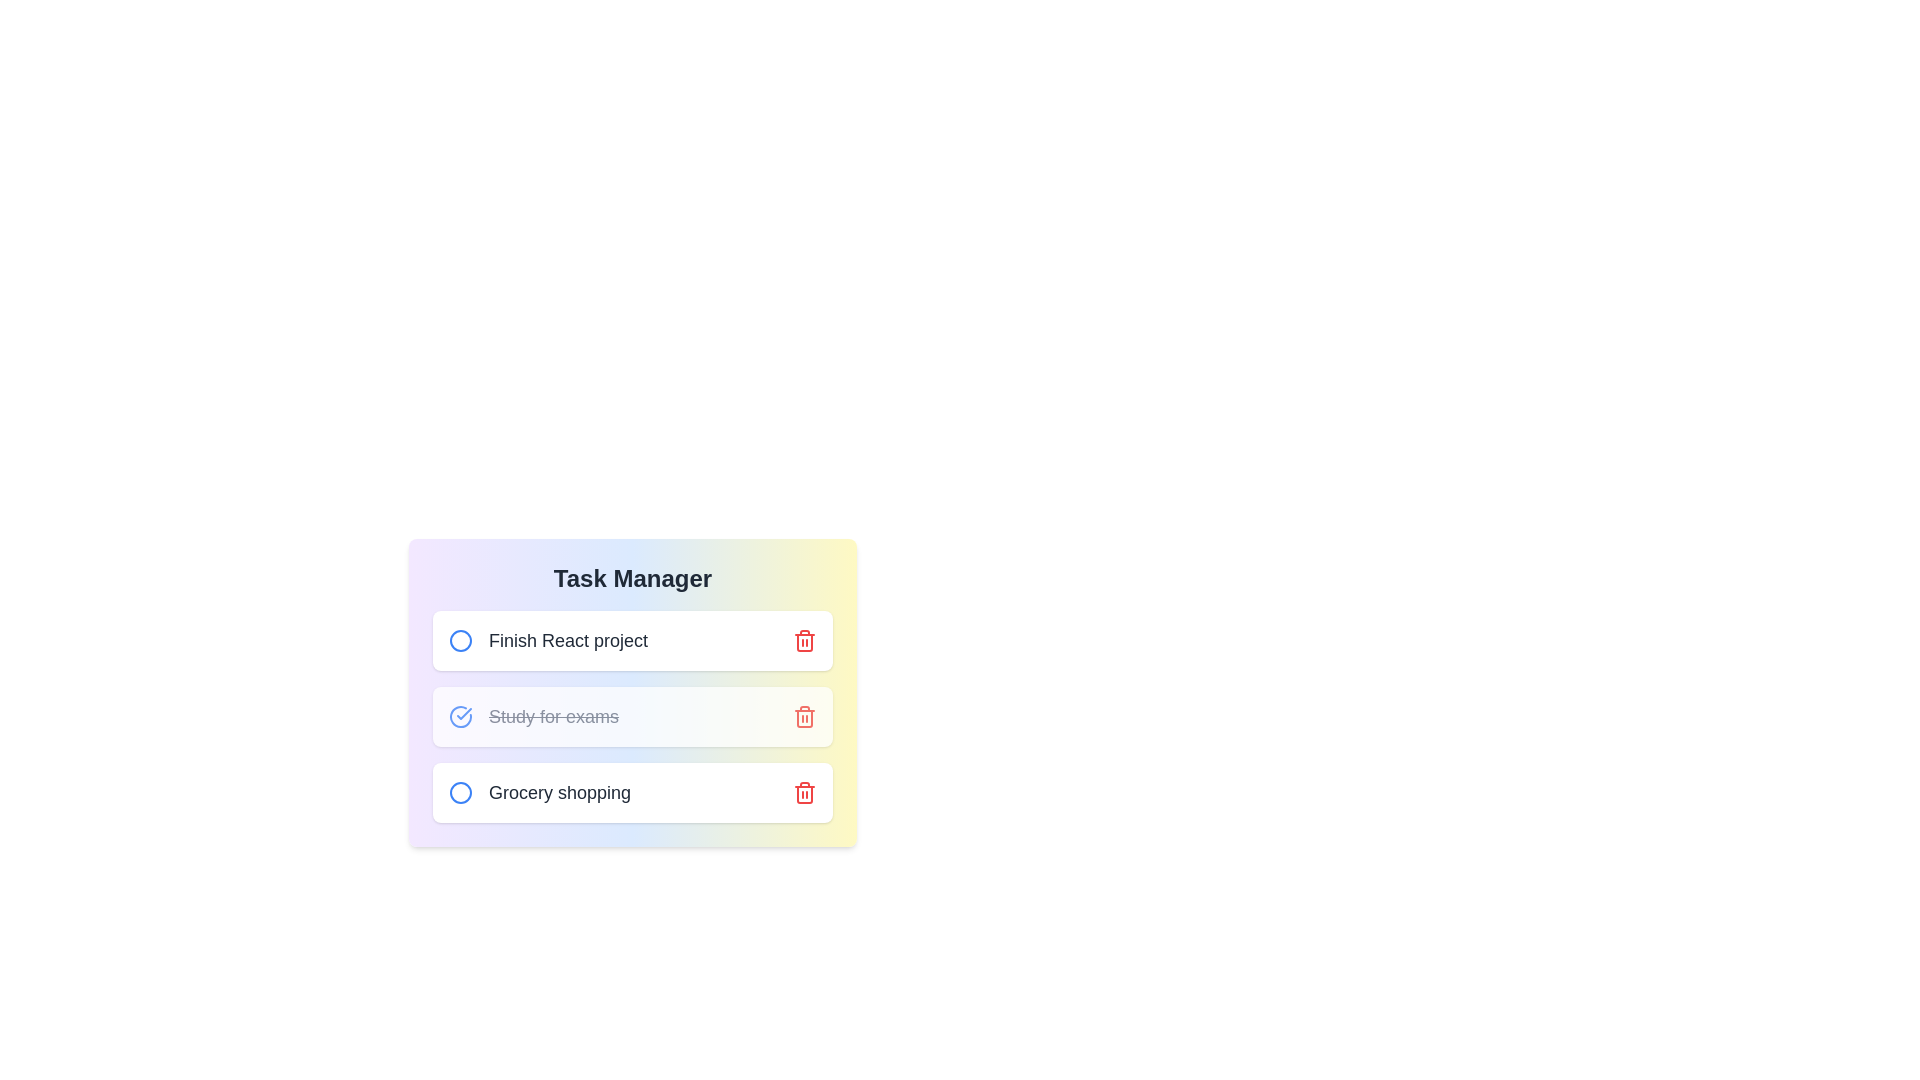 The width and height of the screenshot is (1920, 1080). I want to click on the delete icon to remove the task Finish React project, so click(805, 640).